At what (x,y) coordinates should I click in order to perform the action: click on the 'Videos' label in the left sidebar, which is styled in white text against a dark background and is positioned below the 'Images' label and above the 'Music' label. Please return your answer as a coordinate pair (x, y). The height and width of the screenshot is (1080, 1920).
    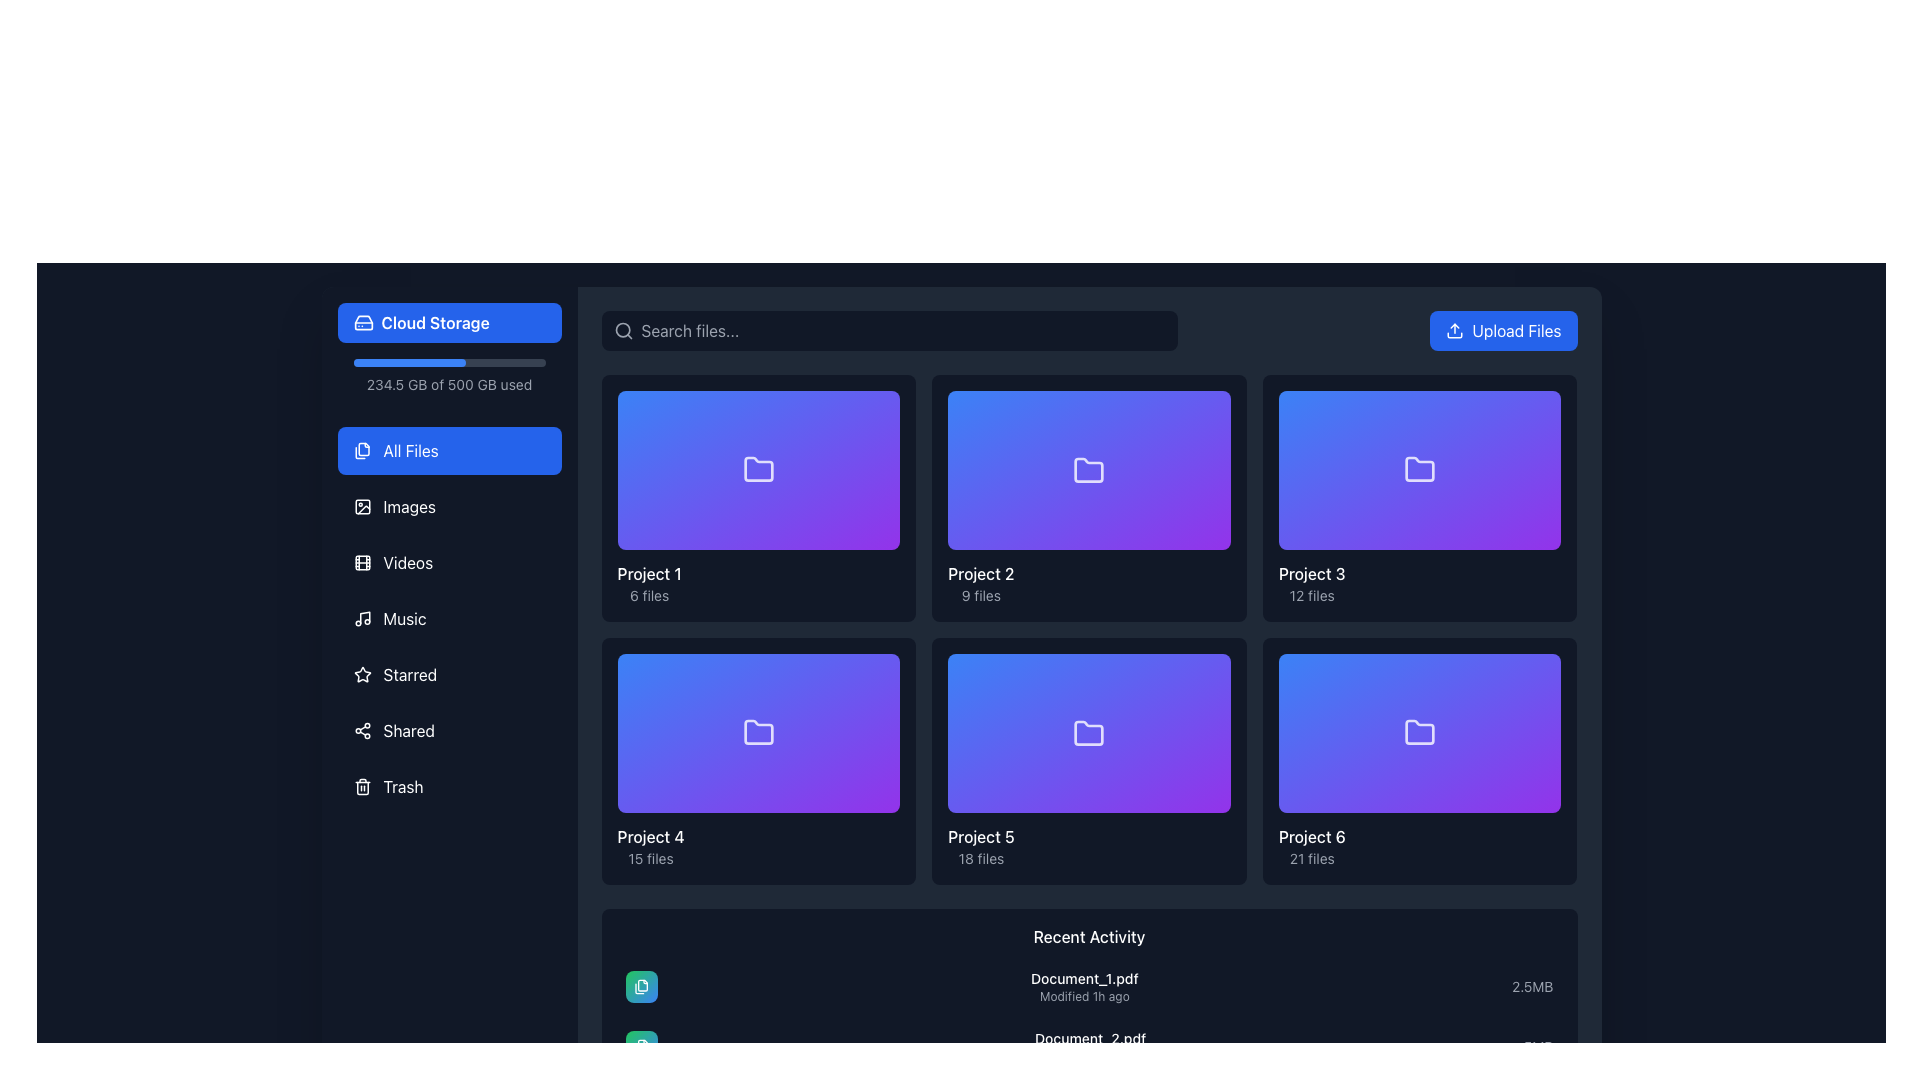
    Looking at the image, I should click on (407, 563).